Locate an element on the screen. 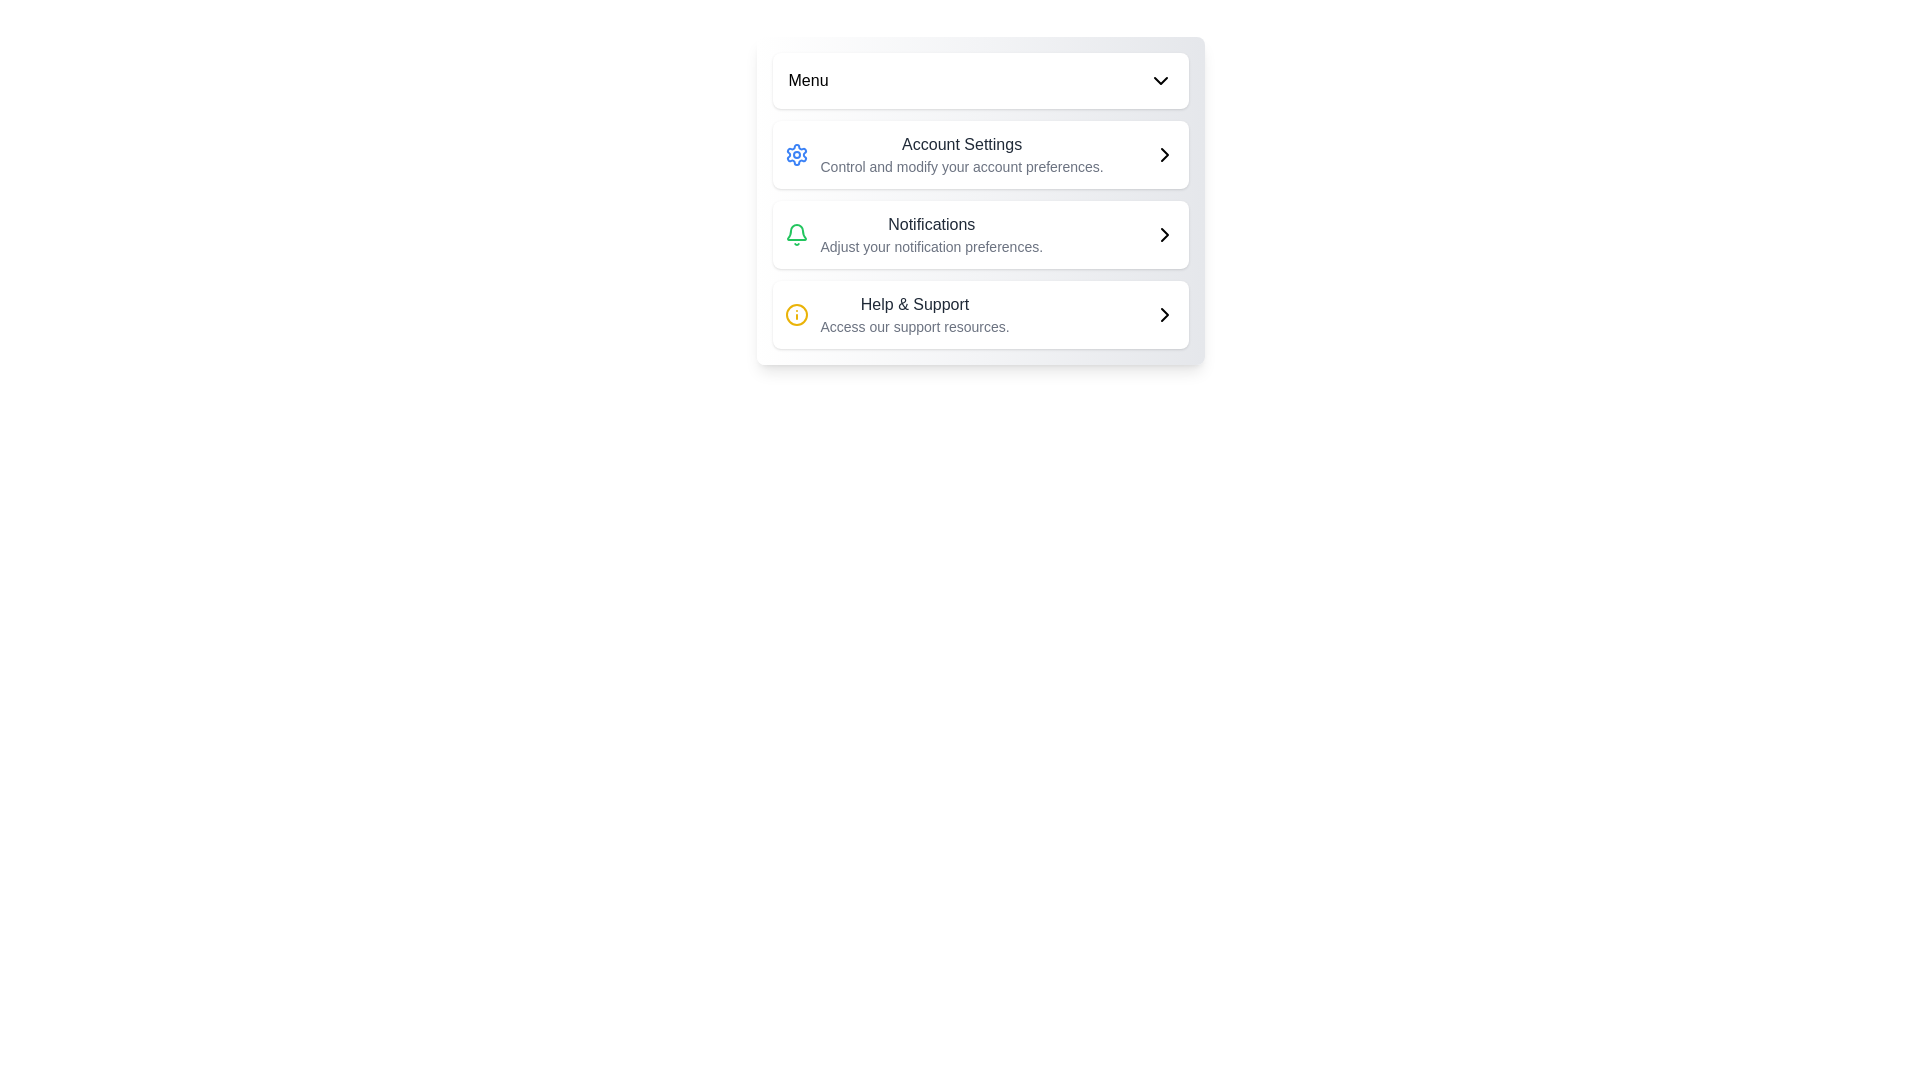 This screenshot has width=1920, height=1080. the label indicating account settings adjustment, which is positioned in the first section of the vertical menu list, between the 'Menu' dropdown and the descriptive text below is located at coordinates (962, 144).